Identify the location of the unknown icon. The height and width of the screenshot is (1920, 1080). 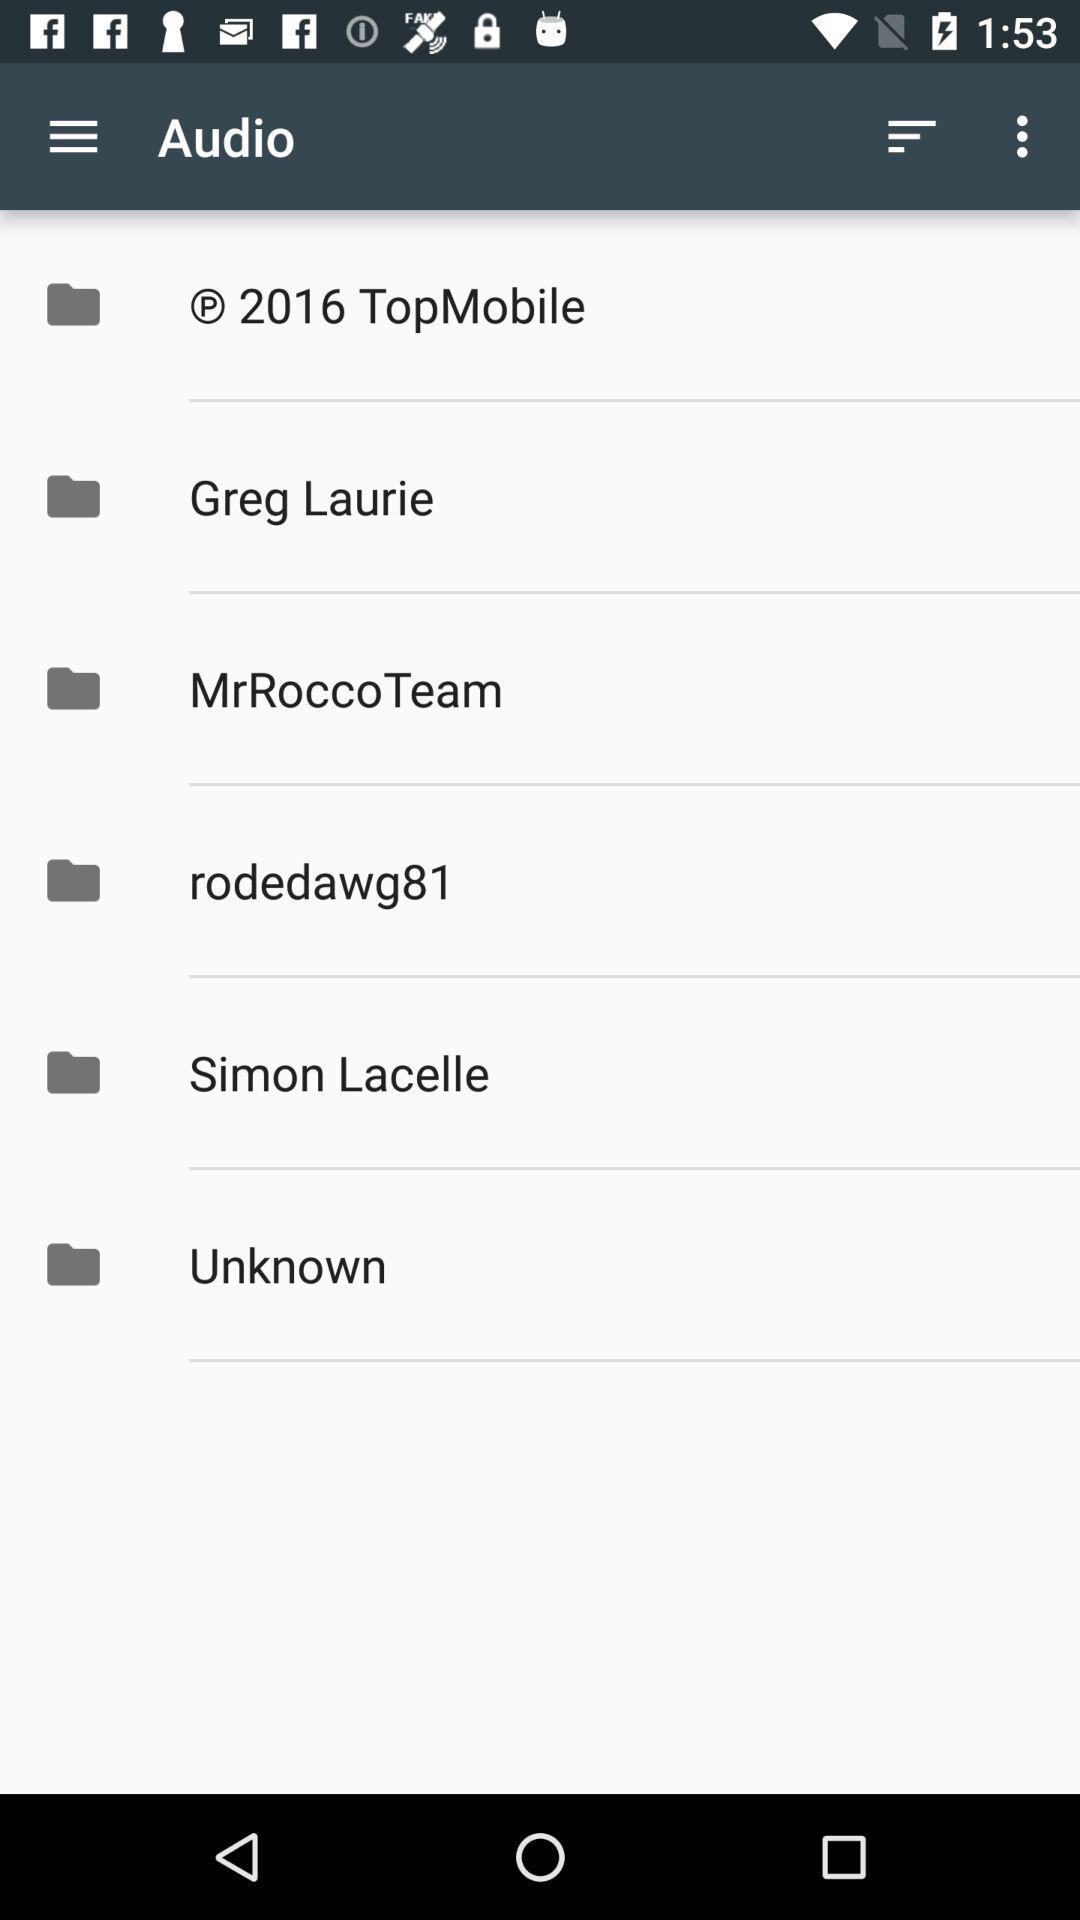
(612, 1263).